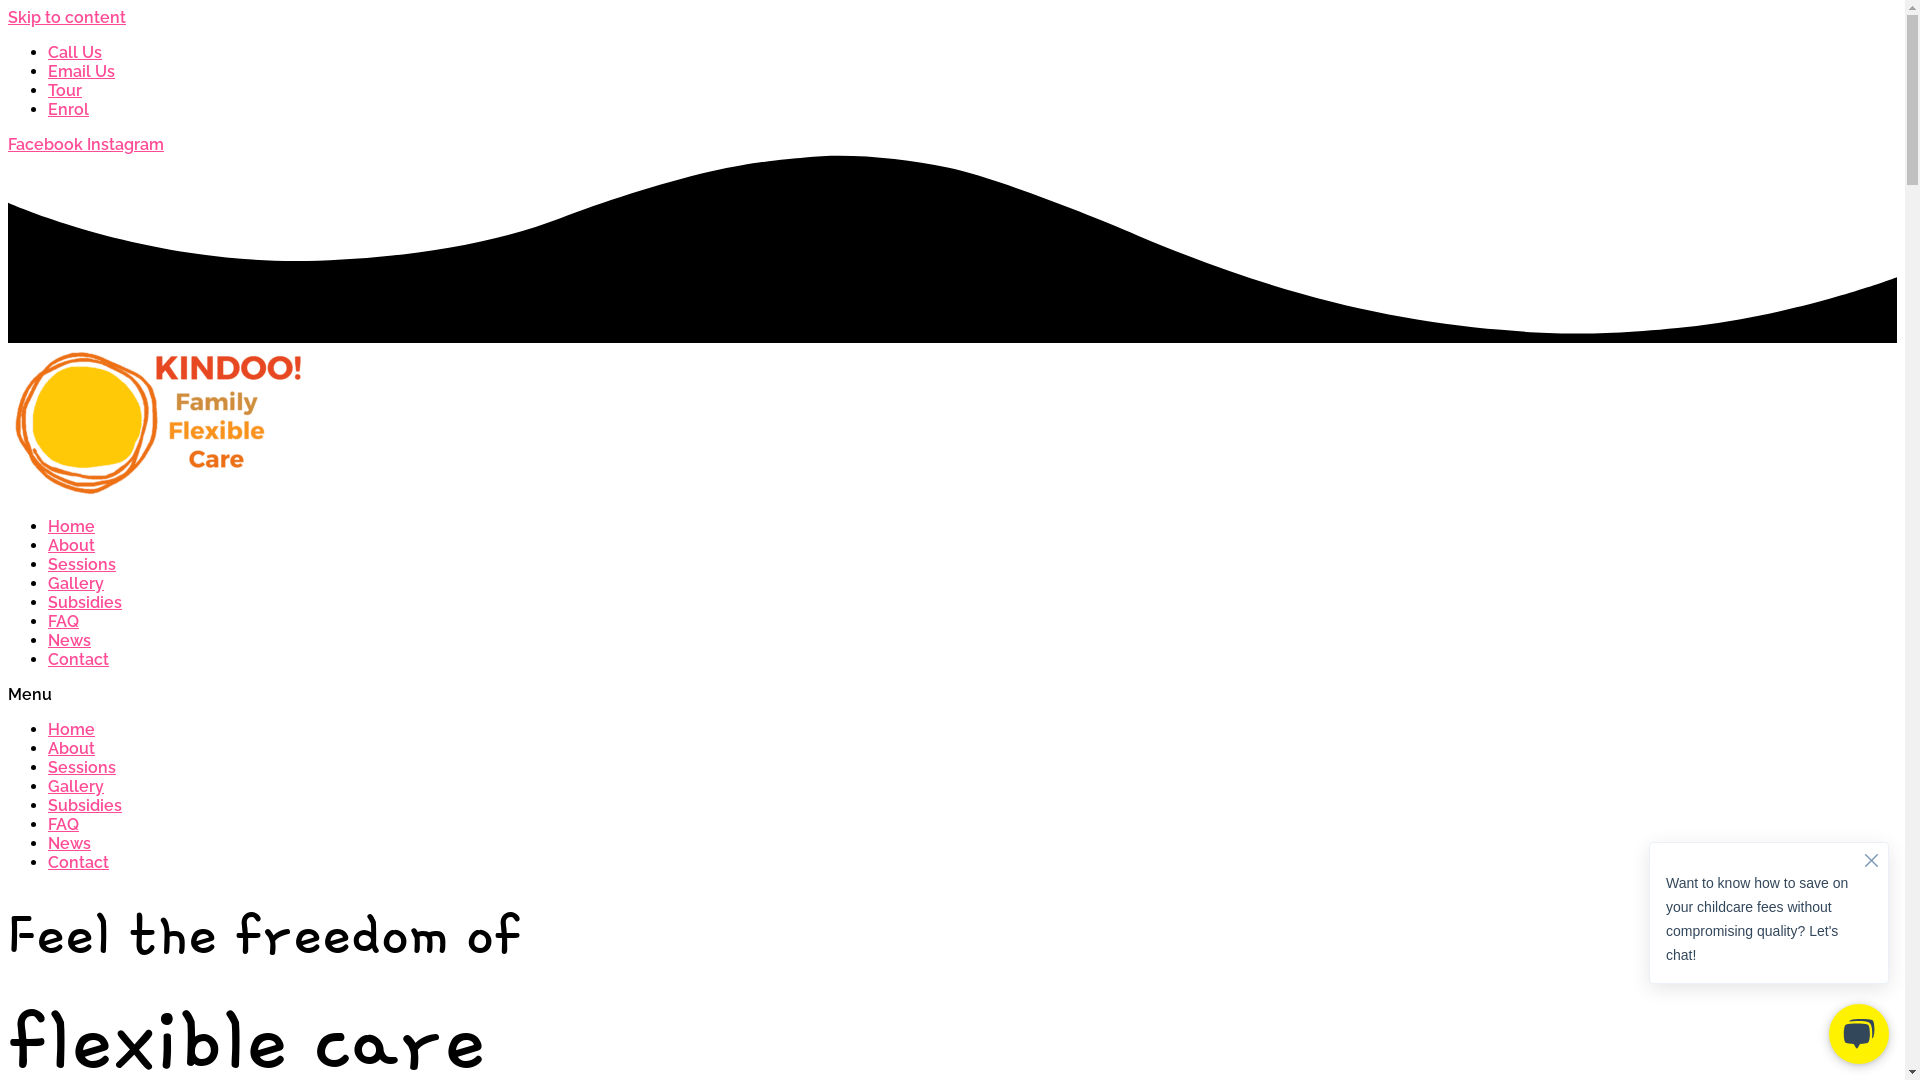 The height and width of the screenshot is (1080, 1920). What do you see at coordinates (84, 804) in the screenshot?
I see `'Subsidies'` at bounding box center [84, 804].